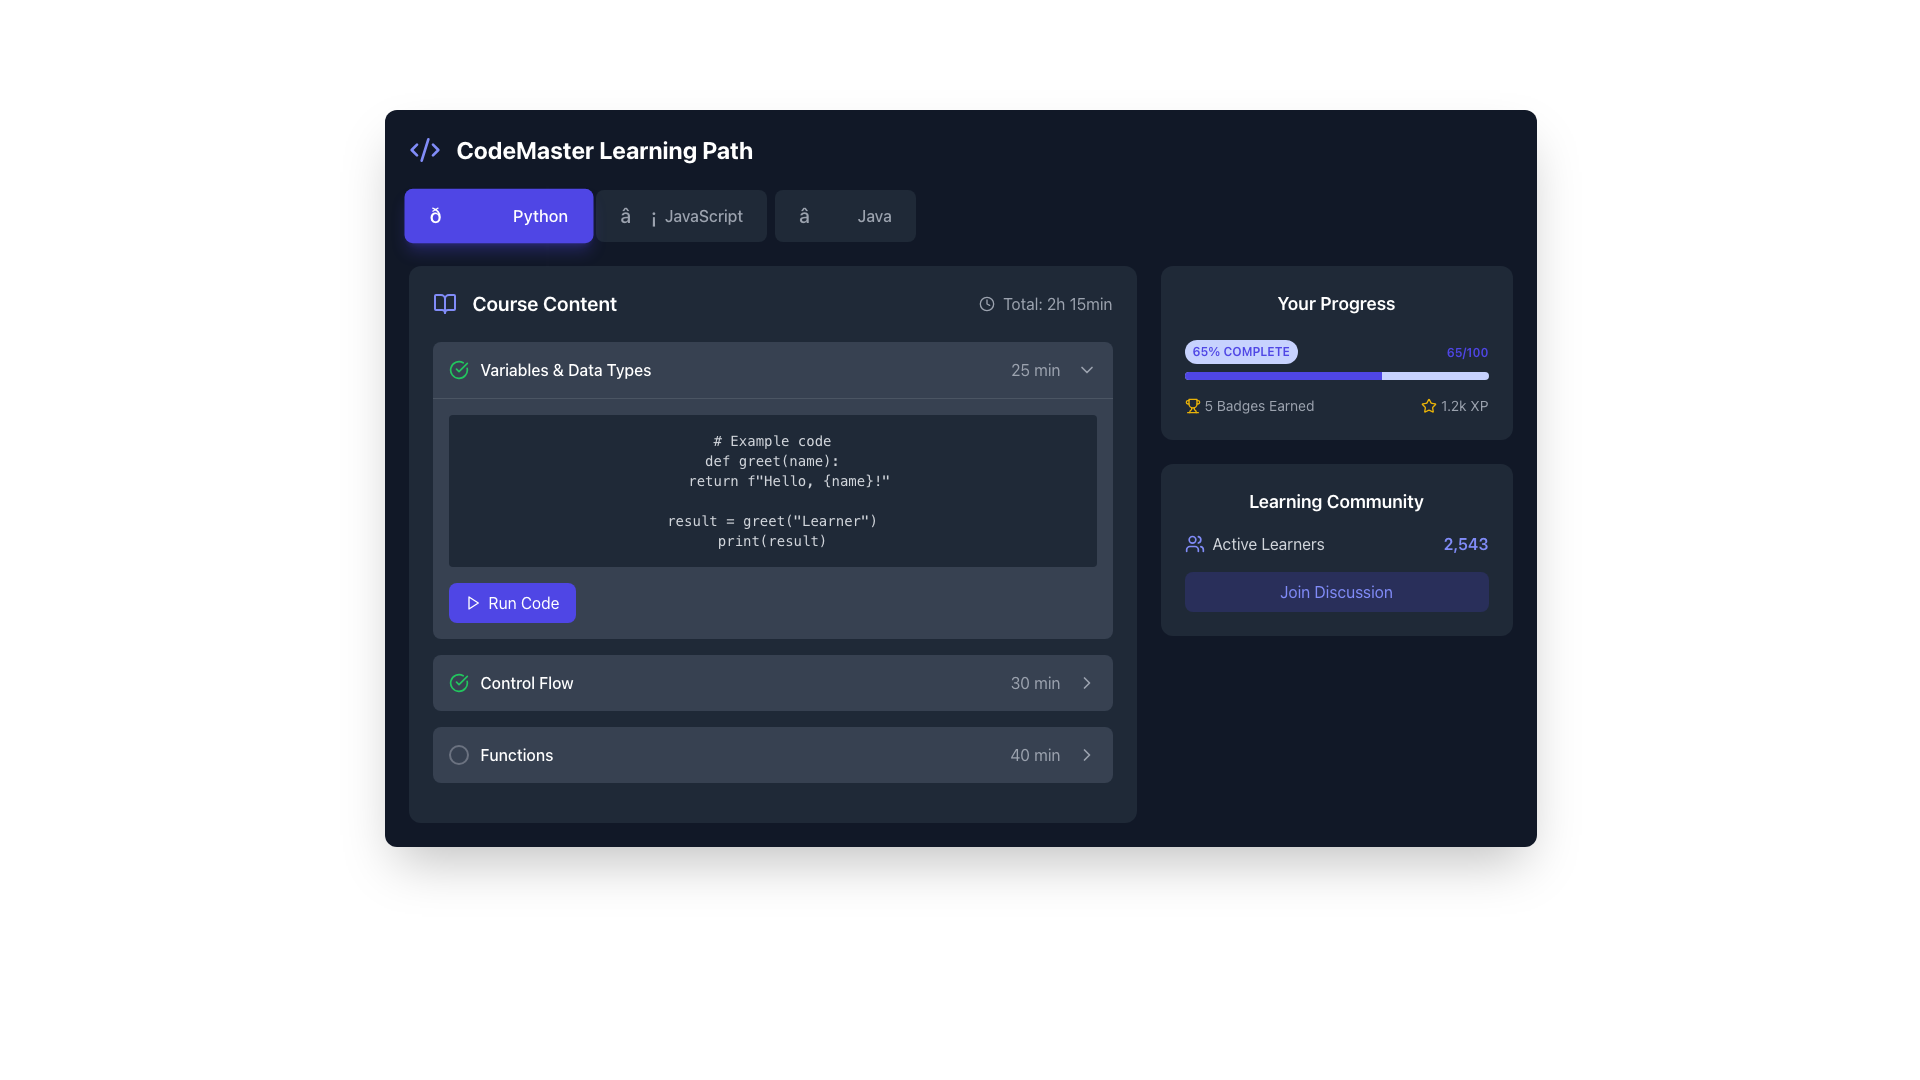 The image size is (1920, 1080). I want to click on the text label displaying '5 Badges Earned' in the 'Your Progress' section to read it, so click(1258, 405).